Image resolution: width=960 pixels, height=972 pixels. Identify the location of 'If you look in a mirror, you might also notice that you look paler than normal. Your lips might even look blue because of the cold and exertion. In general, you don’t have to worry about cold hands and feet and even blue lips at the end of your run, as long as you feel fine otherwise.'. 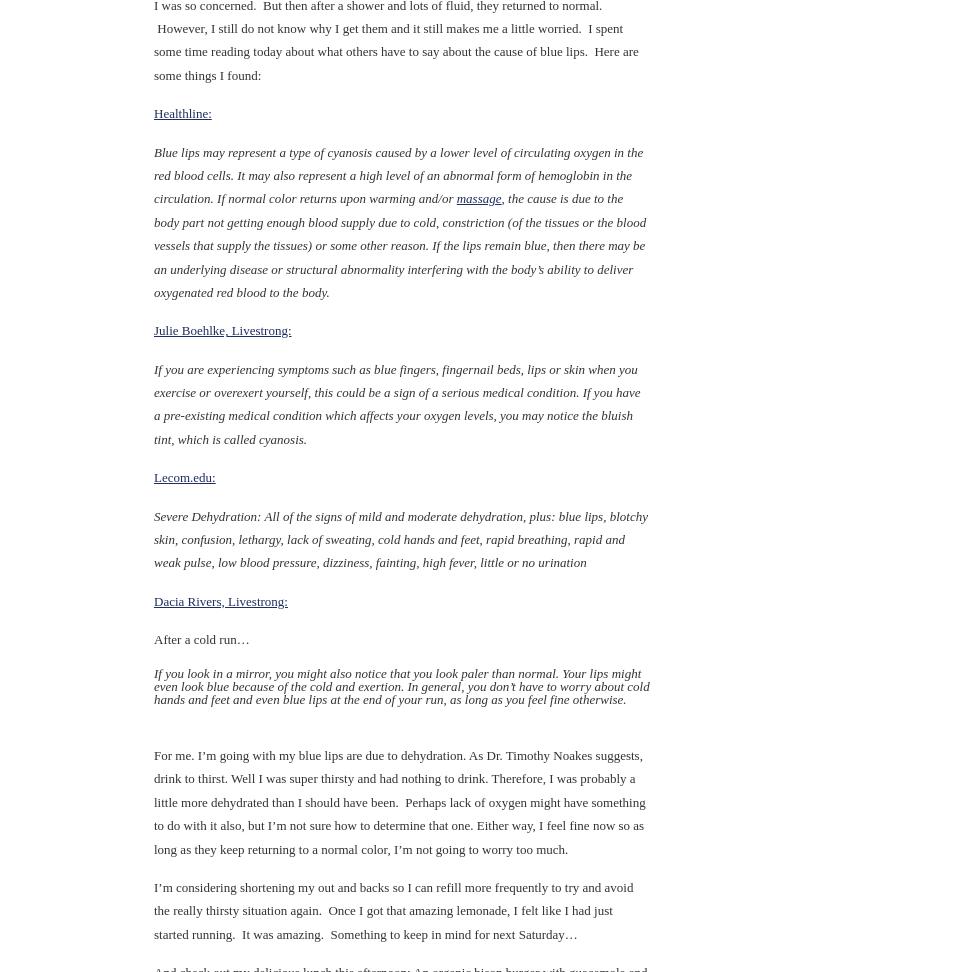
(152, 684).